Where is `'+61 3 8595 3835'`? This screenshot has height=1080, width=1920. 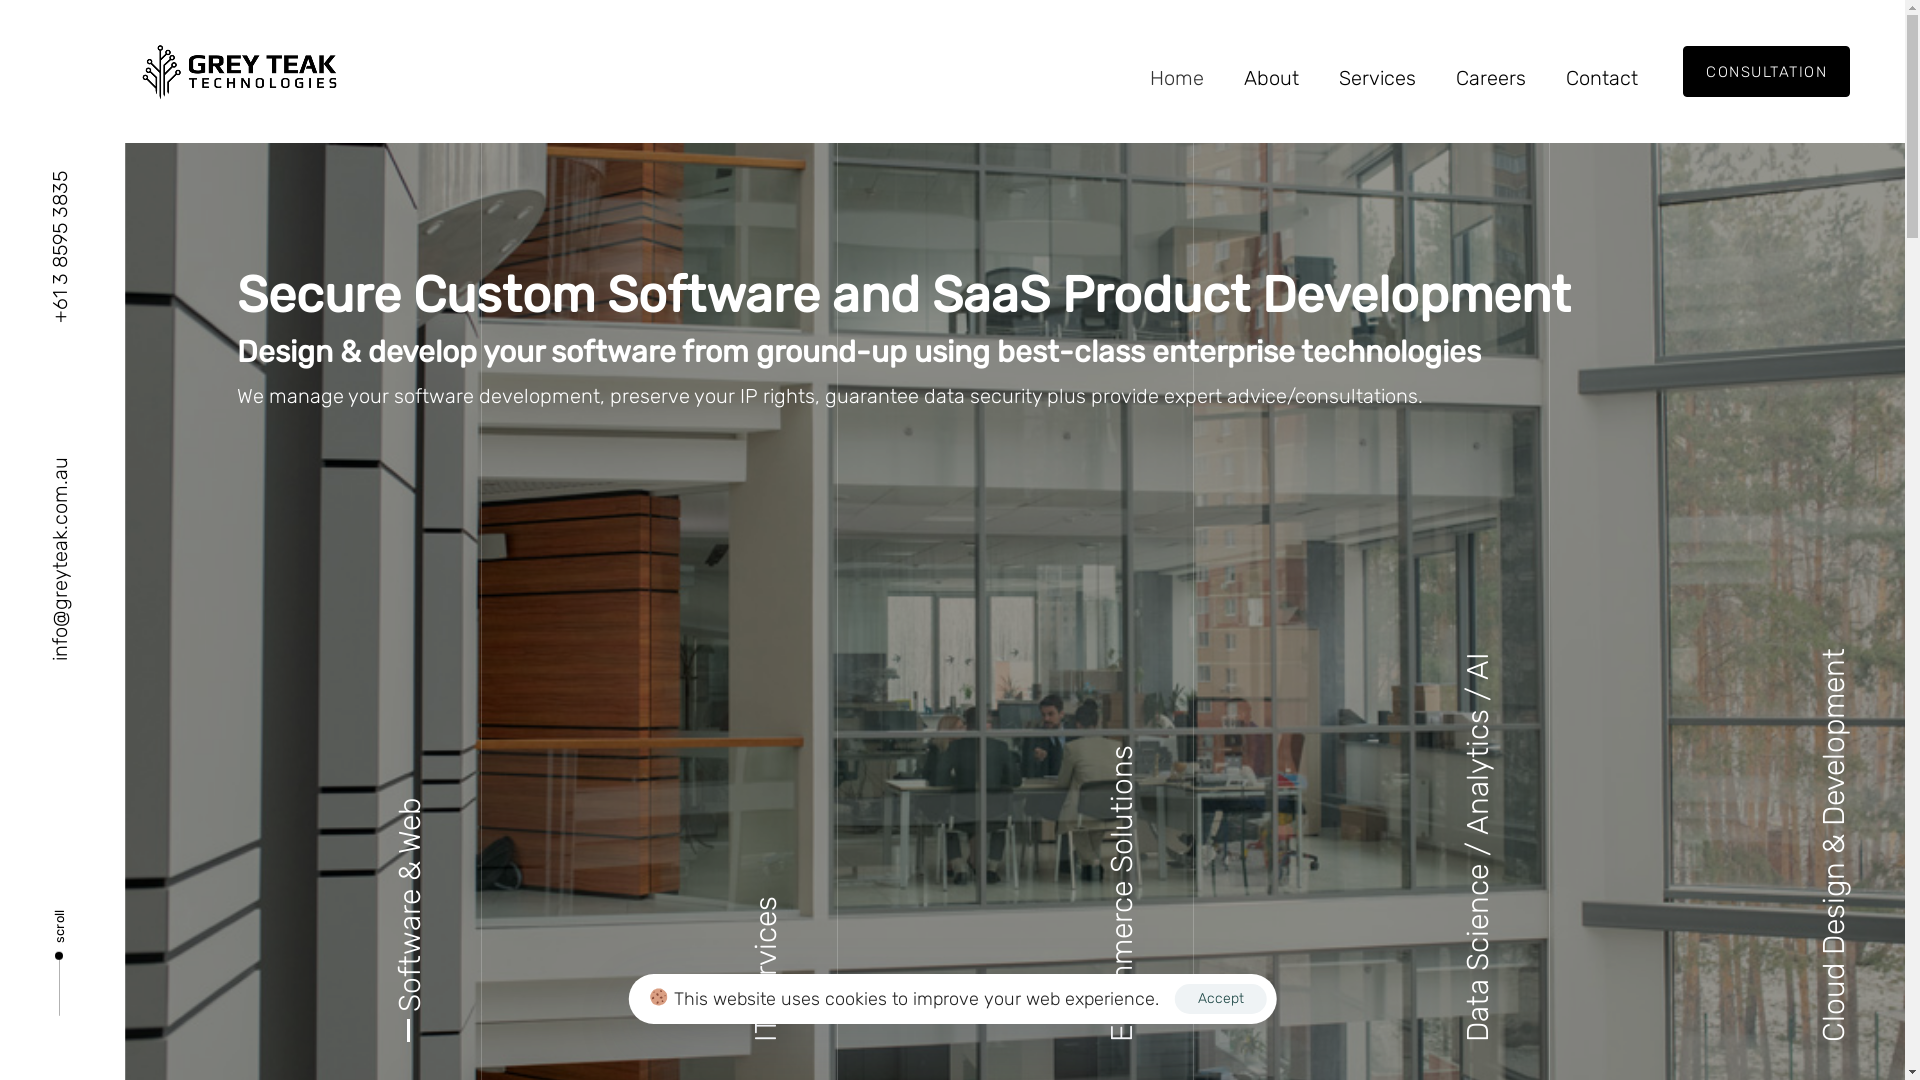 '+61 3 8595 3835' is located at coordinates (59, 245).